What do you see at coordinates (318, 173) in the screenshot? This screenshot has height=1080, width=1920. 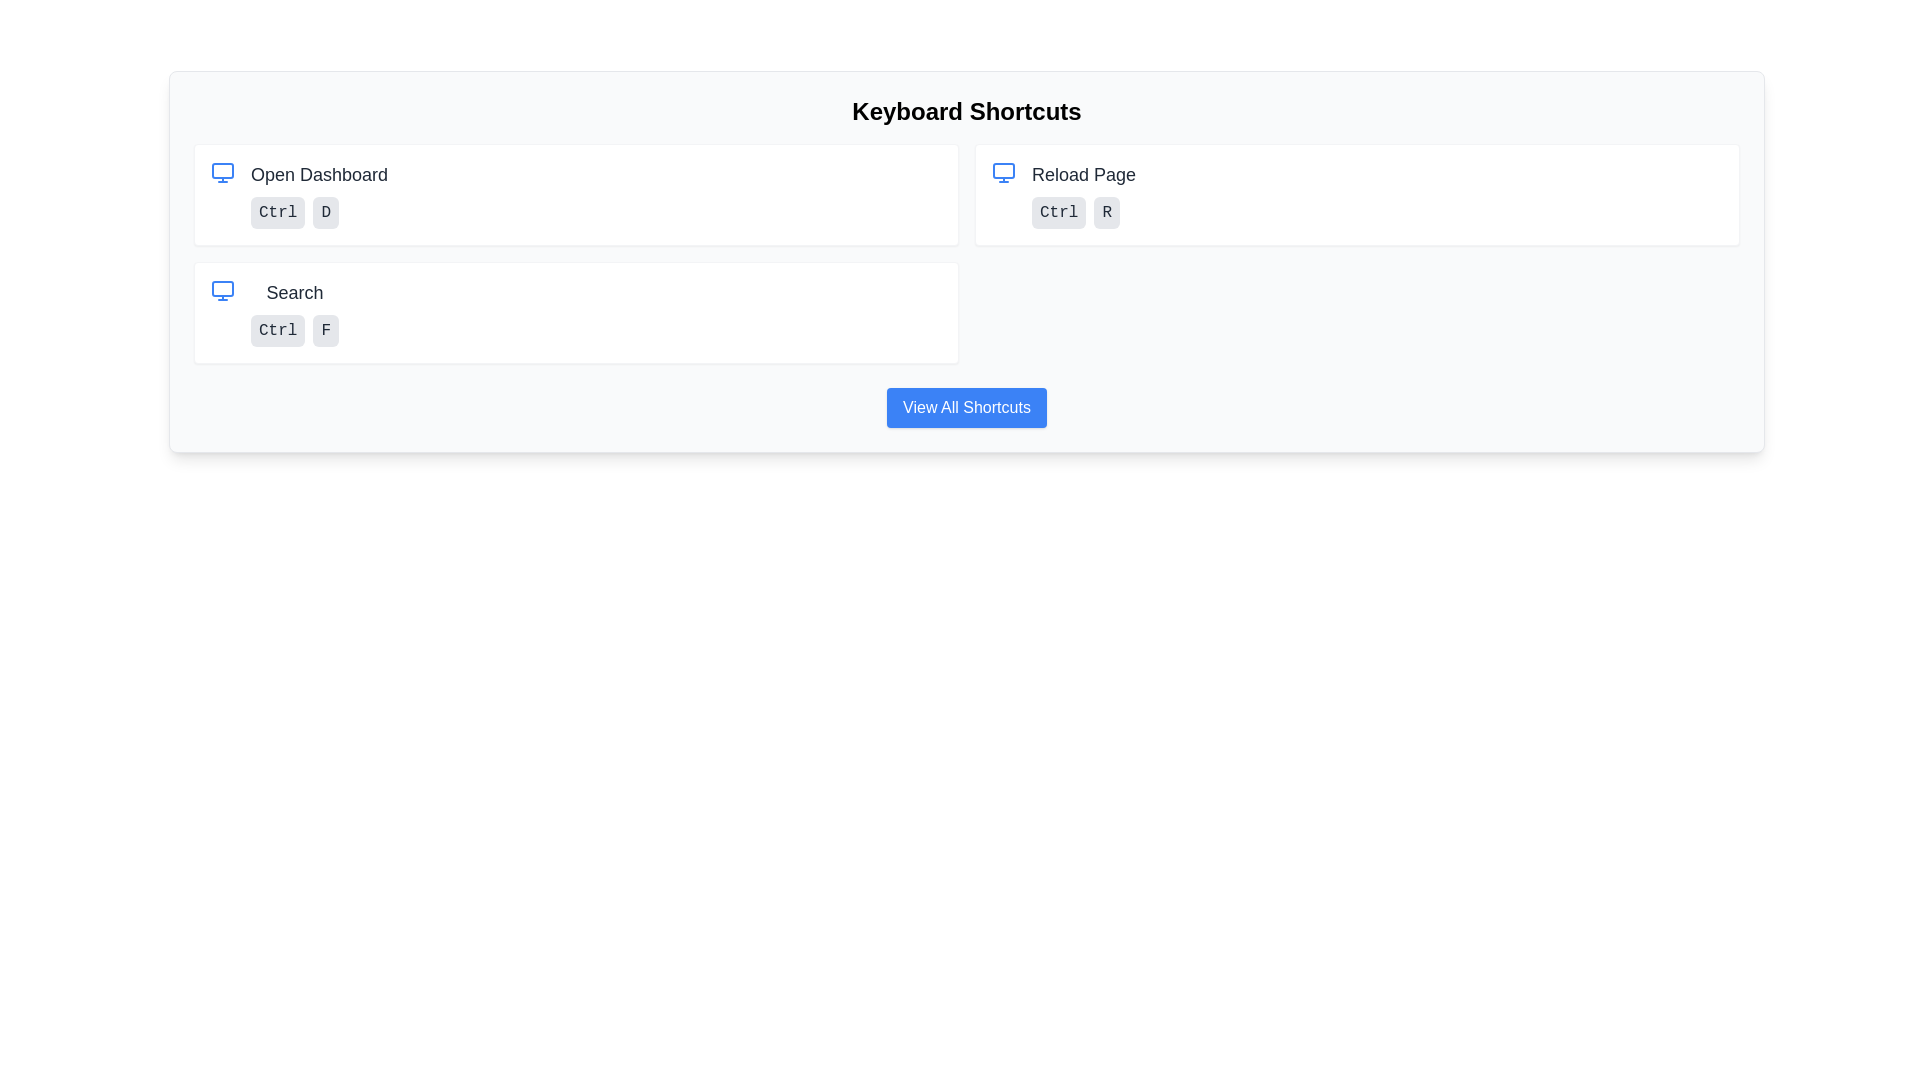 I see `the text label displaying 'Open Dashboard' in a large gray font, located in the top-left section of the main content area, adjacent to a visual icon and followed by 'Ctrl' and 'D'` at bounding box center [318, 173].